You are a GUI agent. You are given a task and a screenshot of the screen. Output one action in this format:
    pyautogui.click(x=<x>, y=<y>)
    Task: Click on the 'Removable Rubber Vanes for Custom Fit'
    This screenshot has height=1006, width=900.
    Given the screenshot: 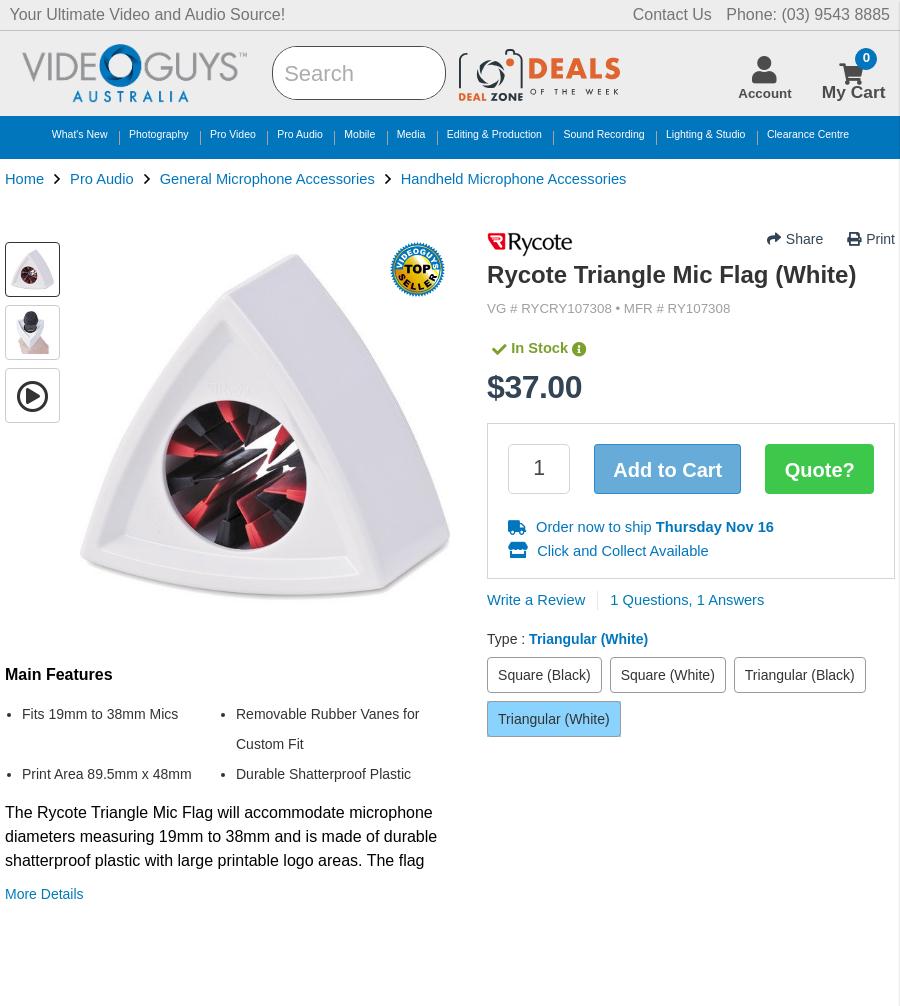 What is the action you would take?
    pyautogui.click(x=326, y=729)
    